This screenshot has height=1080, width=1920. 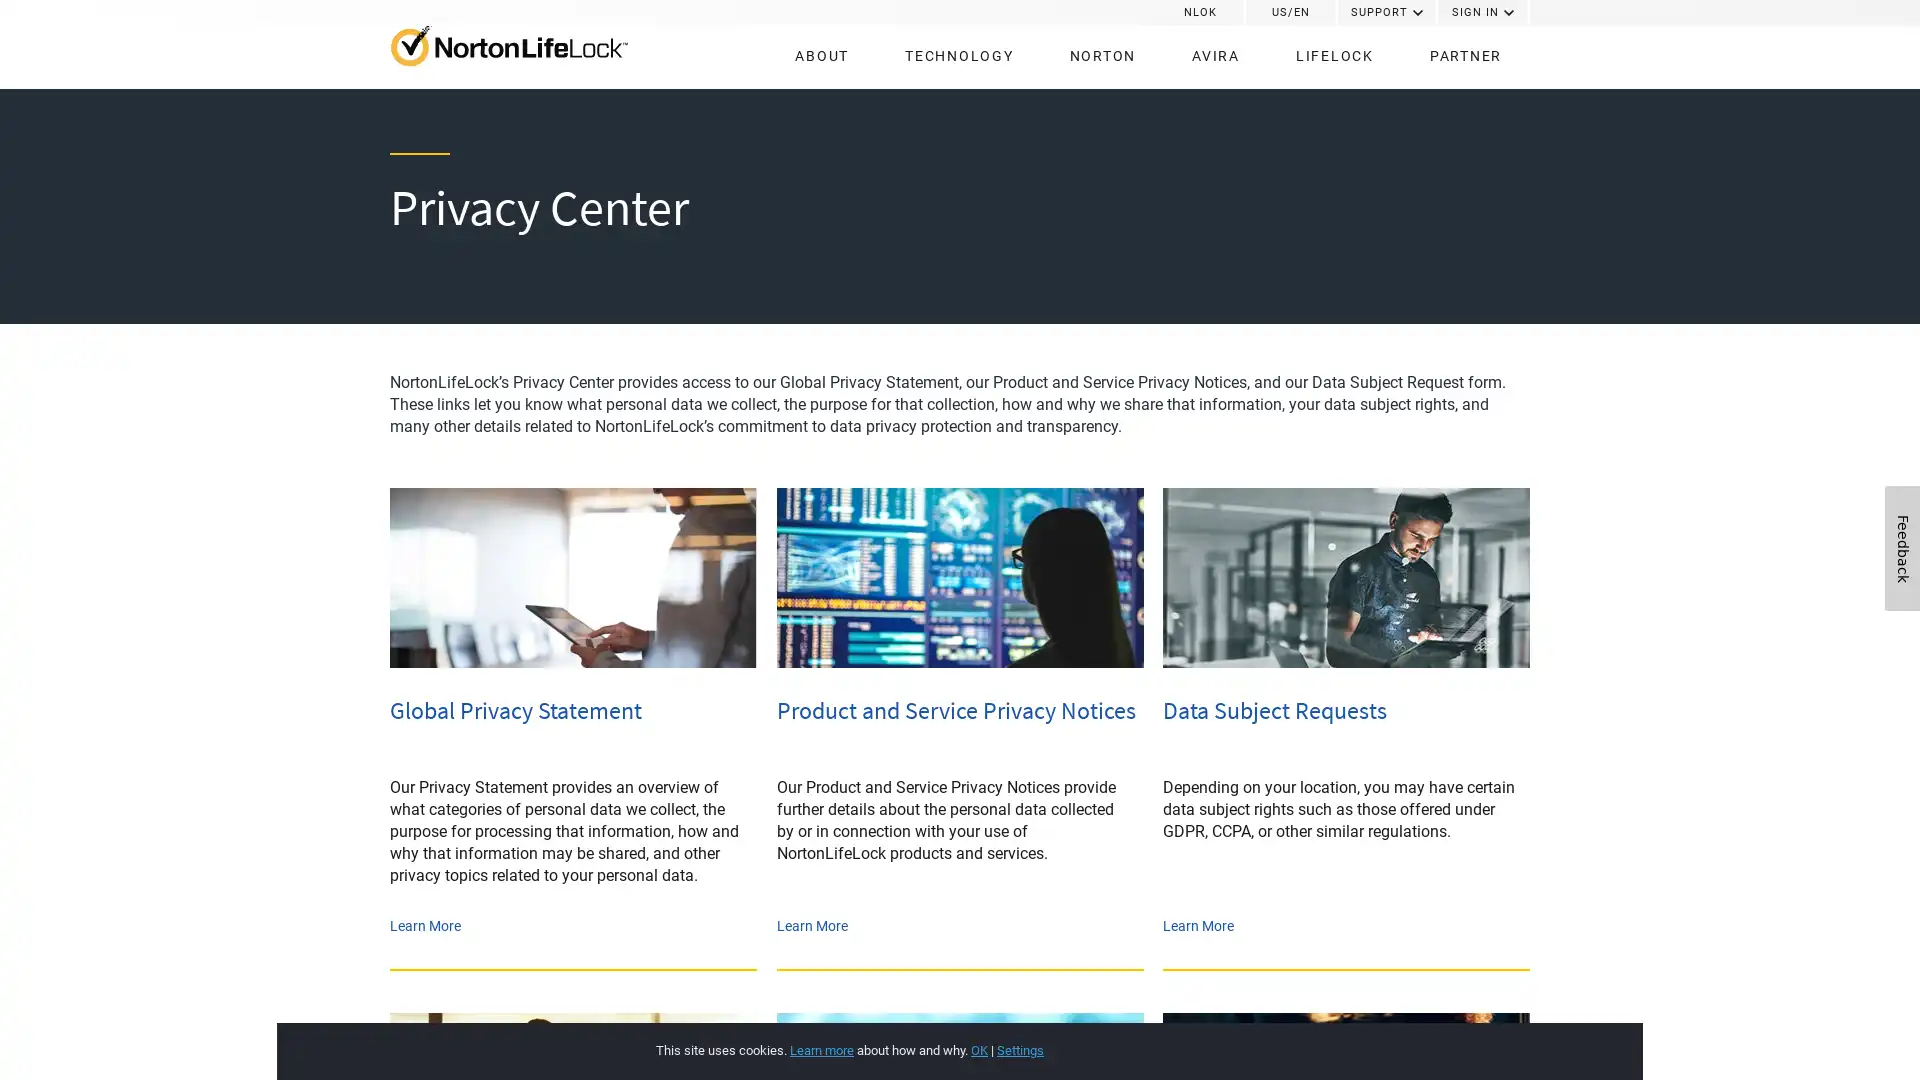 I want to click on Close consent Widget, so click(x=1483, y=1029).